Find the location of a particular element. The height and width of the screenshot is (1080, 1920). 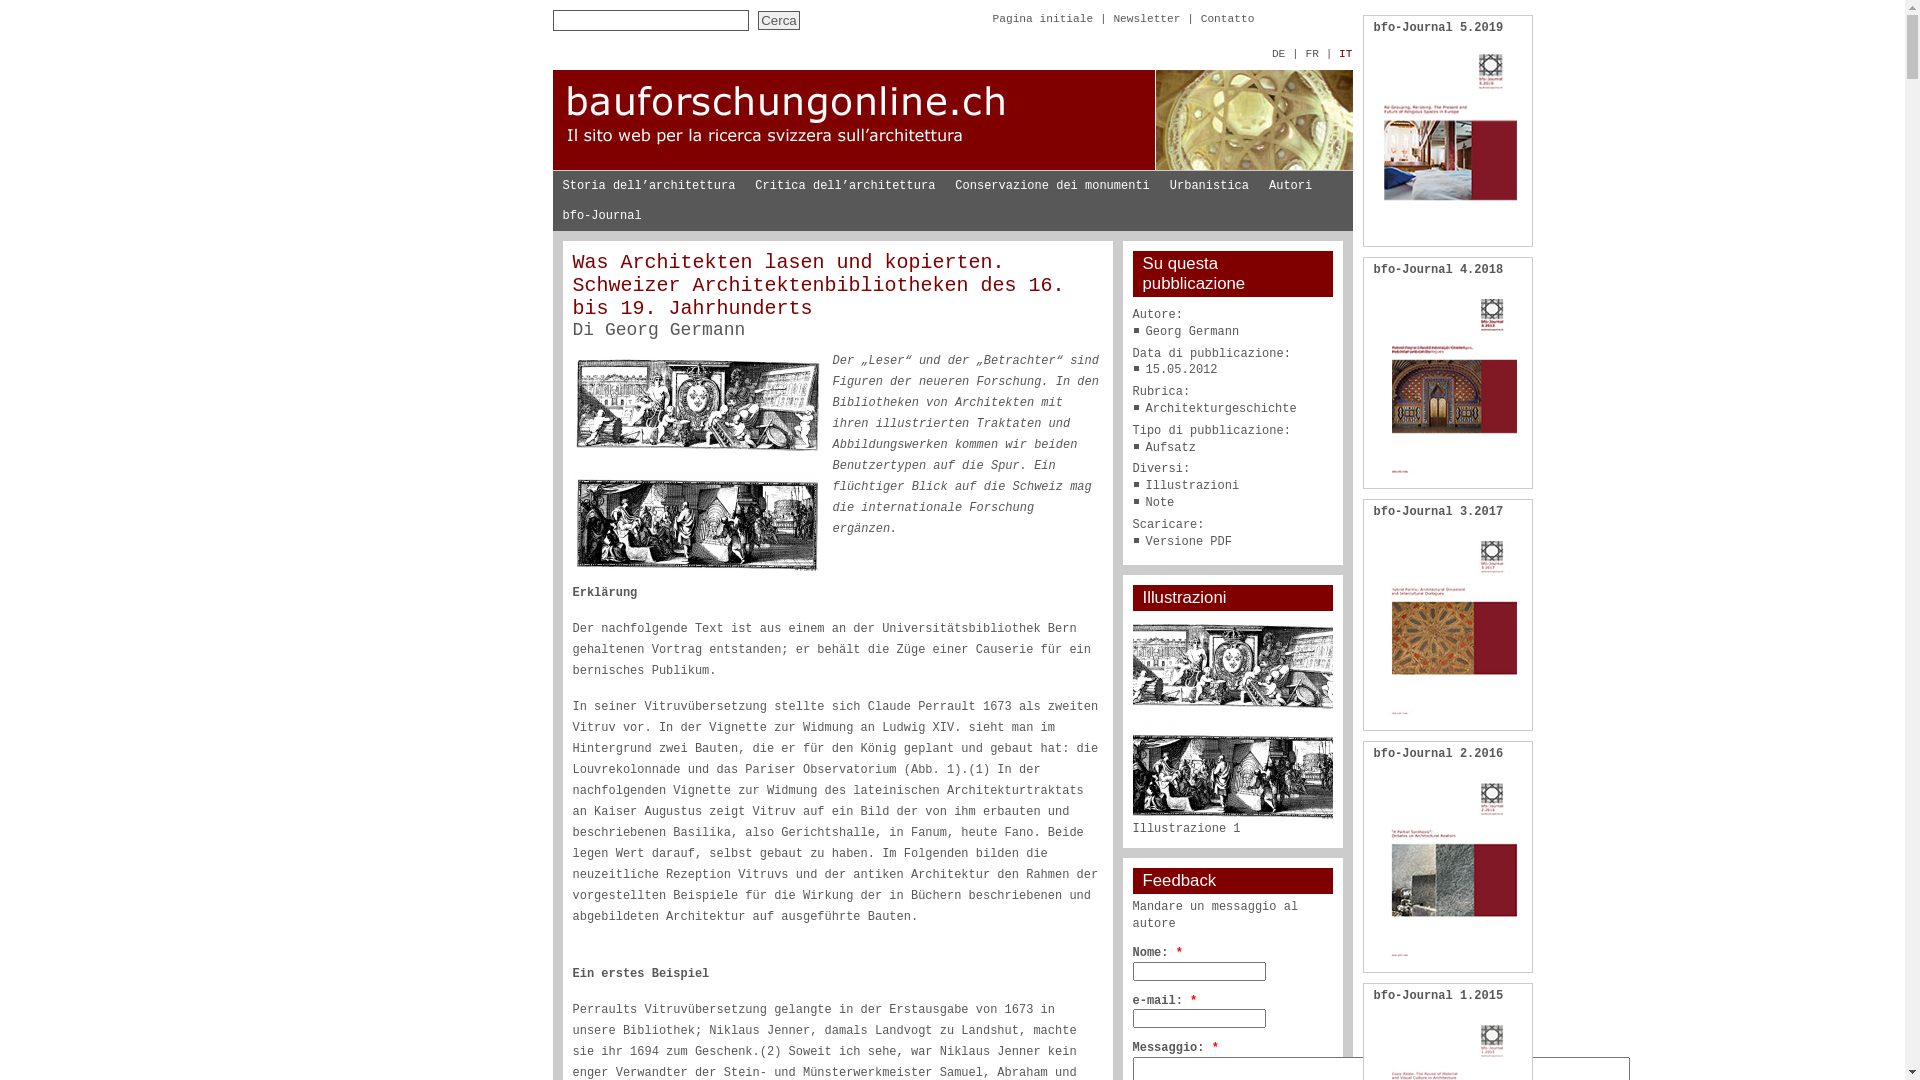

'Georg Germann' is located at coordinates (1146, 330).